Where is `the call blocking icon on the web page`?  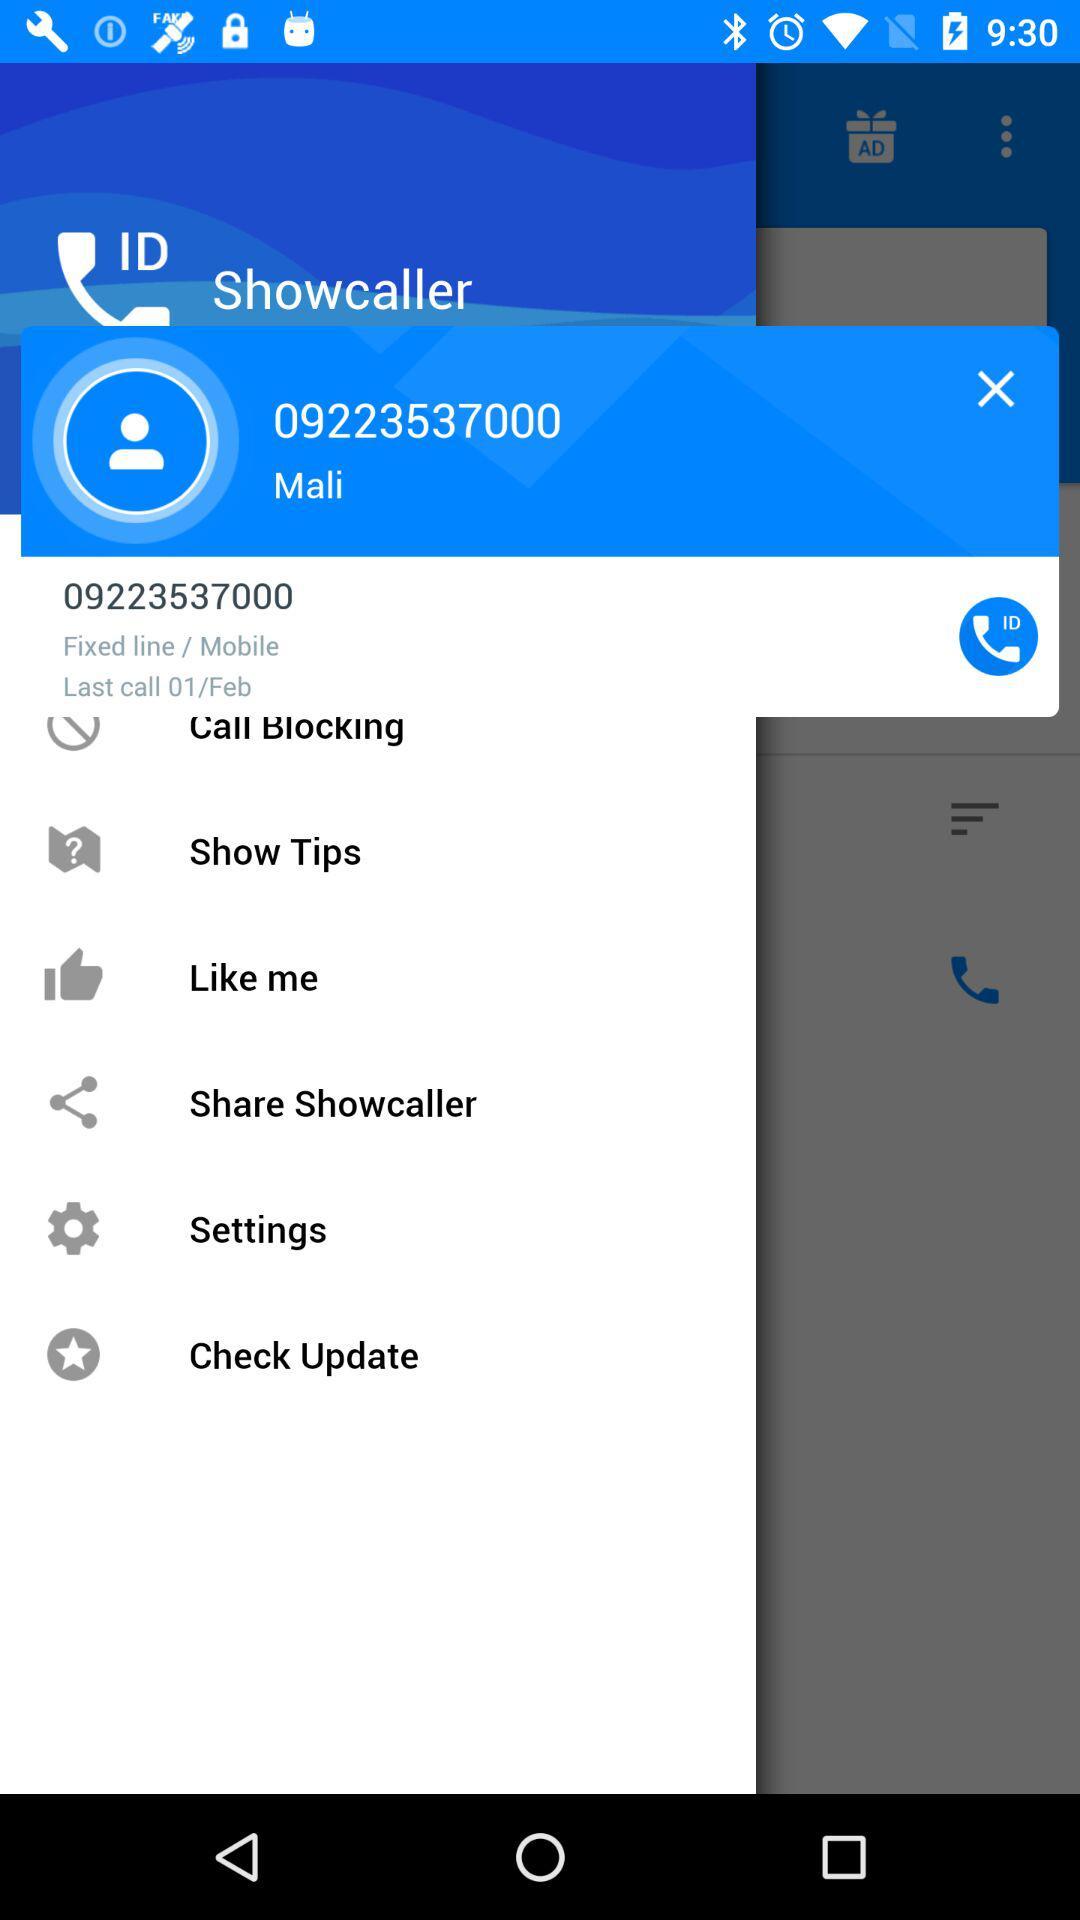
the call blocking icon on the web page is located at coordinates (72, 723).